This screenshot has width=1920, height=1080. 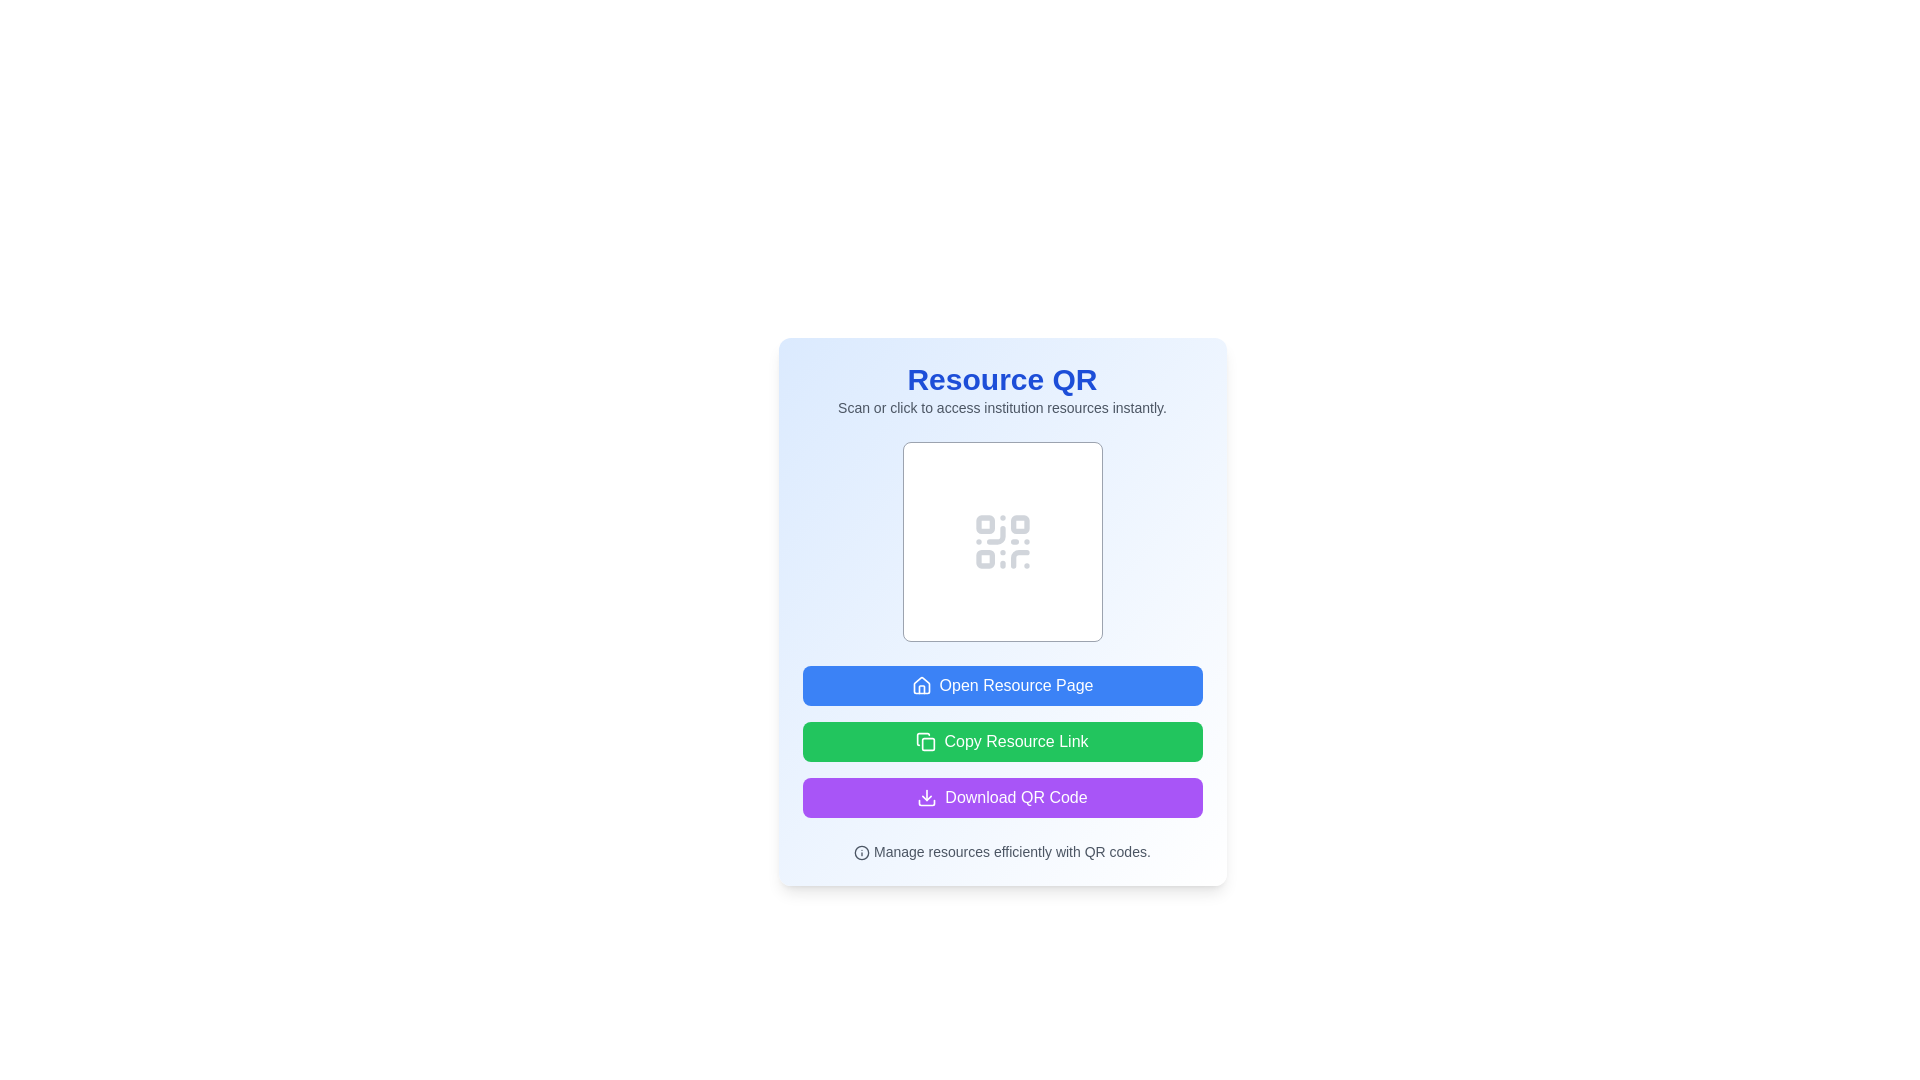 I want to click on the Icon located to the left of the text 'Manage resources efficiently with QR codes.' to obtain additional information, so click(x=862, y=853).